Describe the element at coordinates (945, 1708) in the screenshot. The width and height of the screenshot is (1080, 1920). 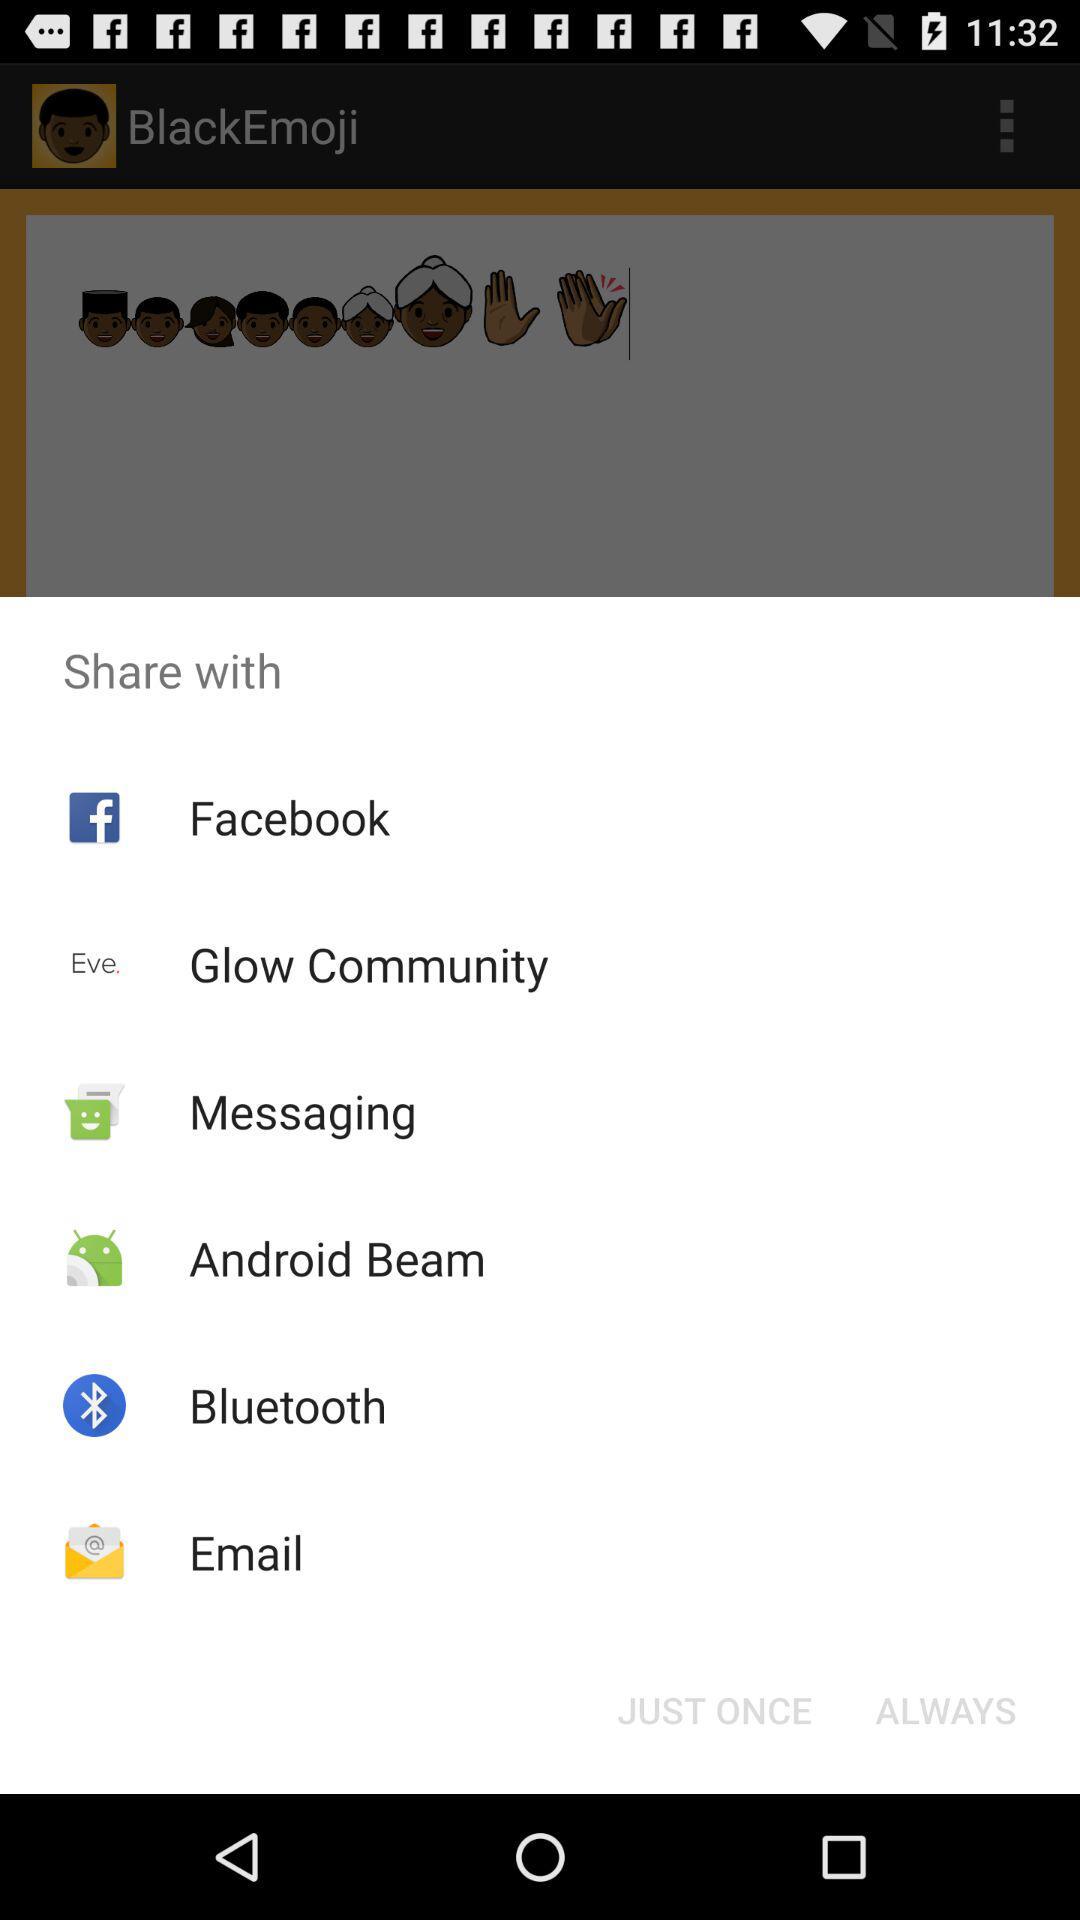
I see `always at the bottom right corner` at that location.